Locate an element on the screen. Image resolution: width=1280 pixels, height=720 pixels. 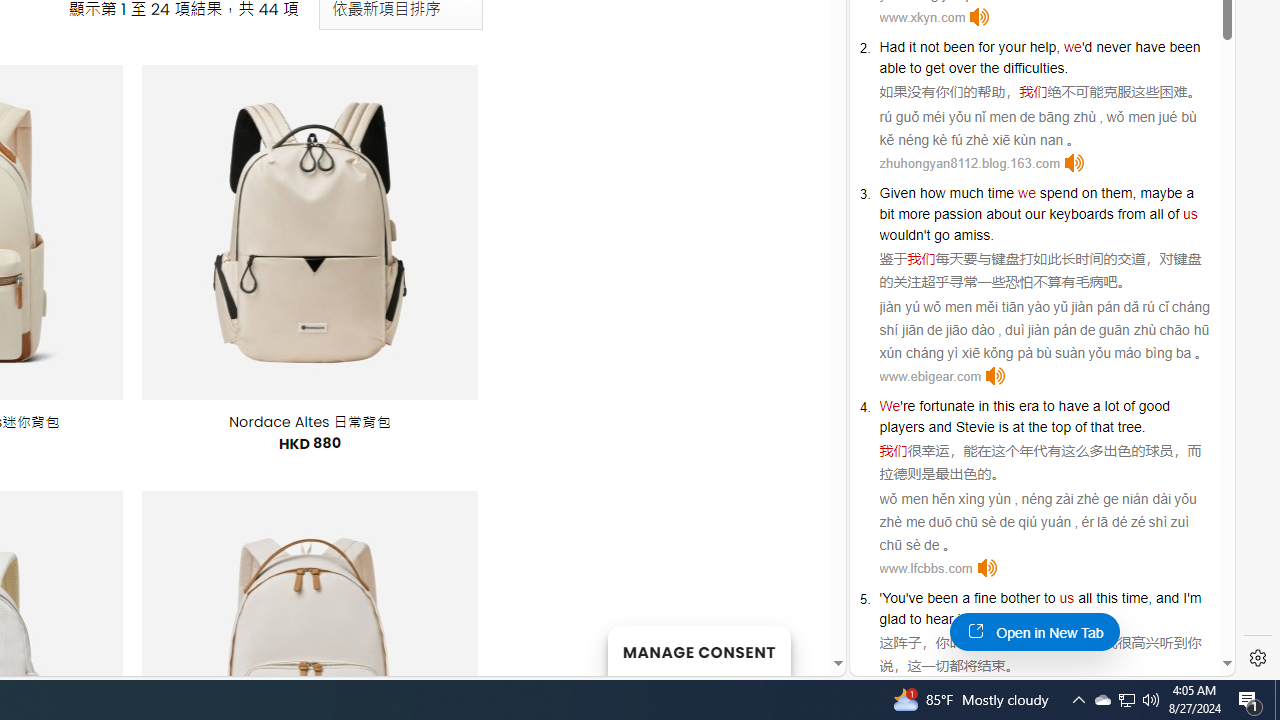
'www.xkyn.com' is located at coordinates (921, 17).